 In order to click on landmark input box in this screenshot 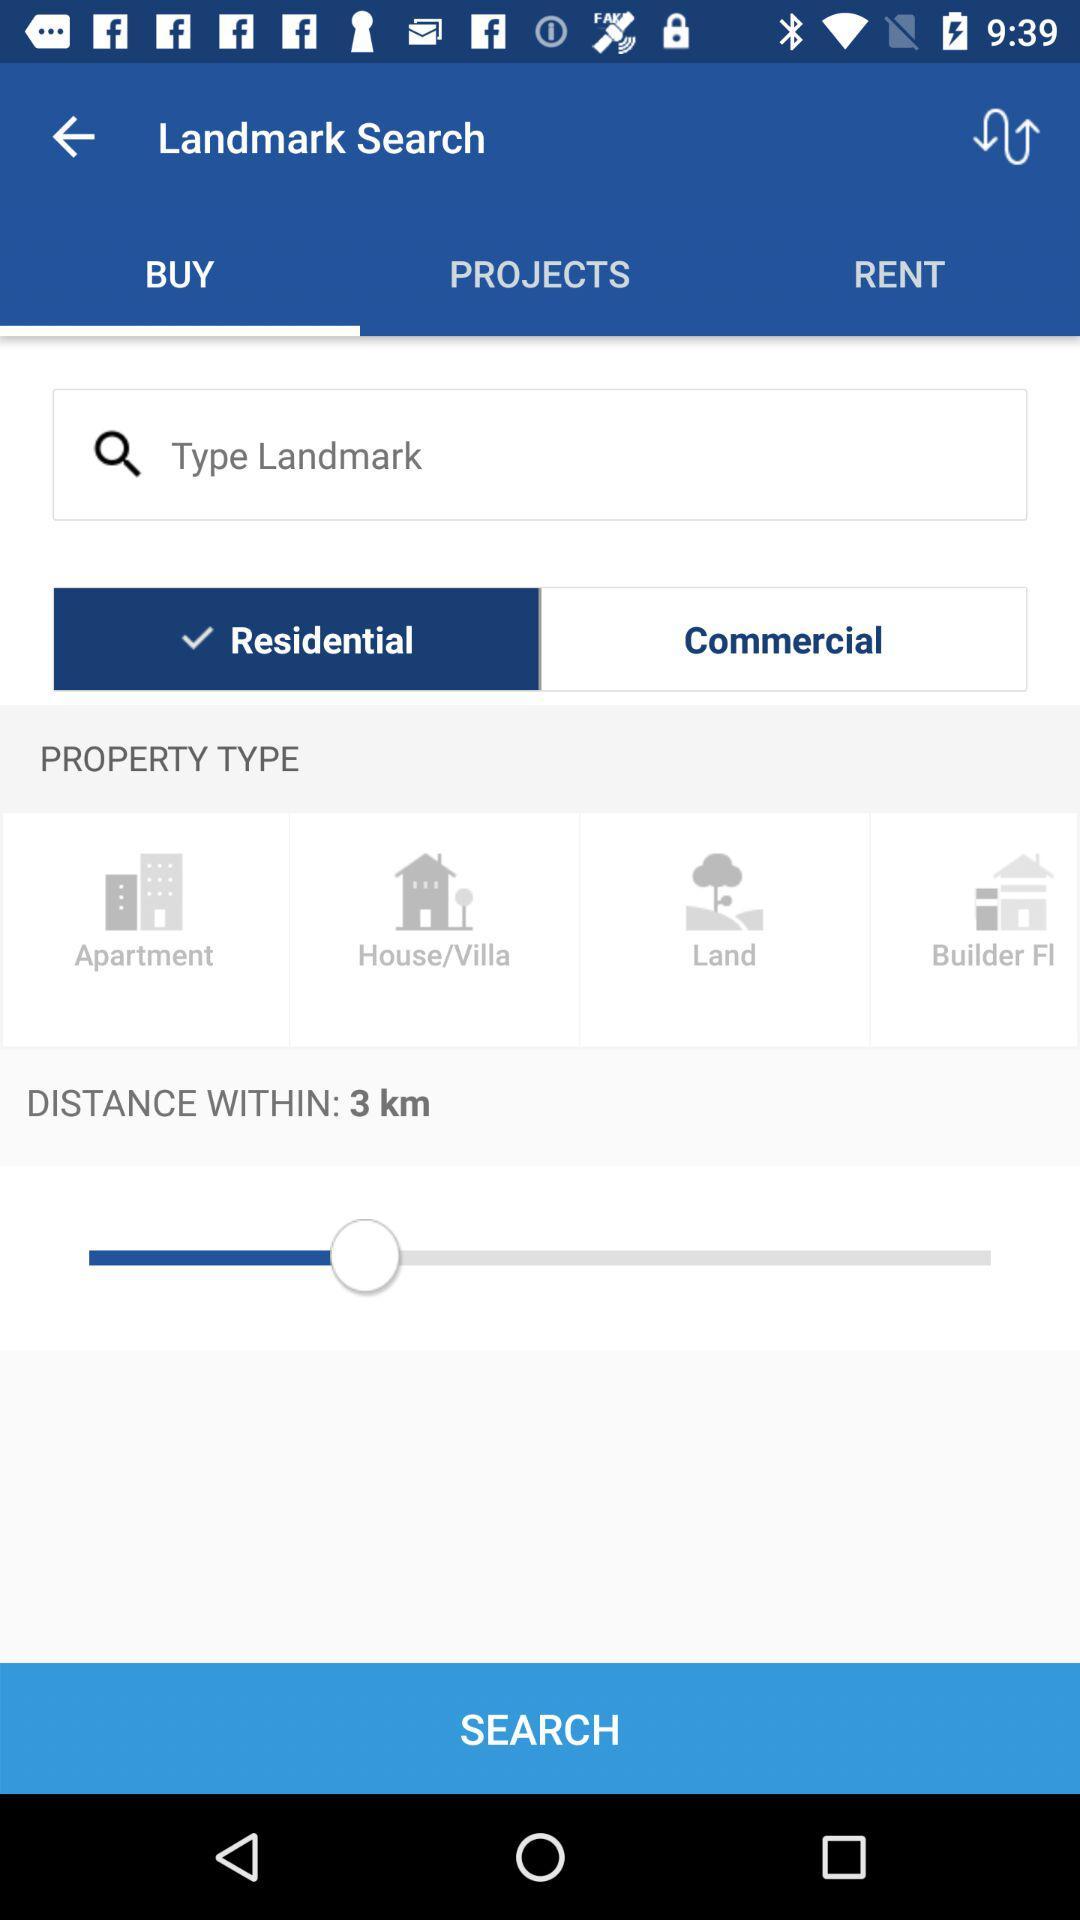, I will do `click(540, 453)`.